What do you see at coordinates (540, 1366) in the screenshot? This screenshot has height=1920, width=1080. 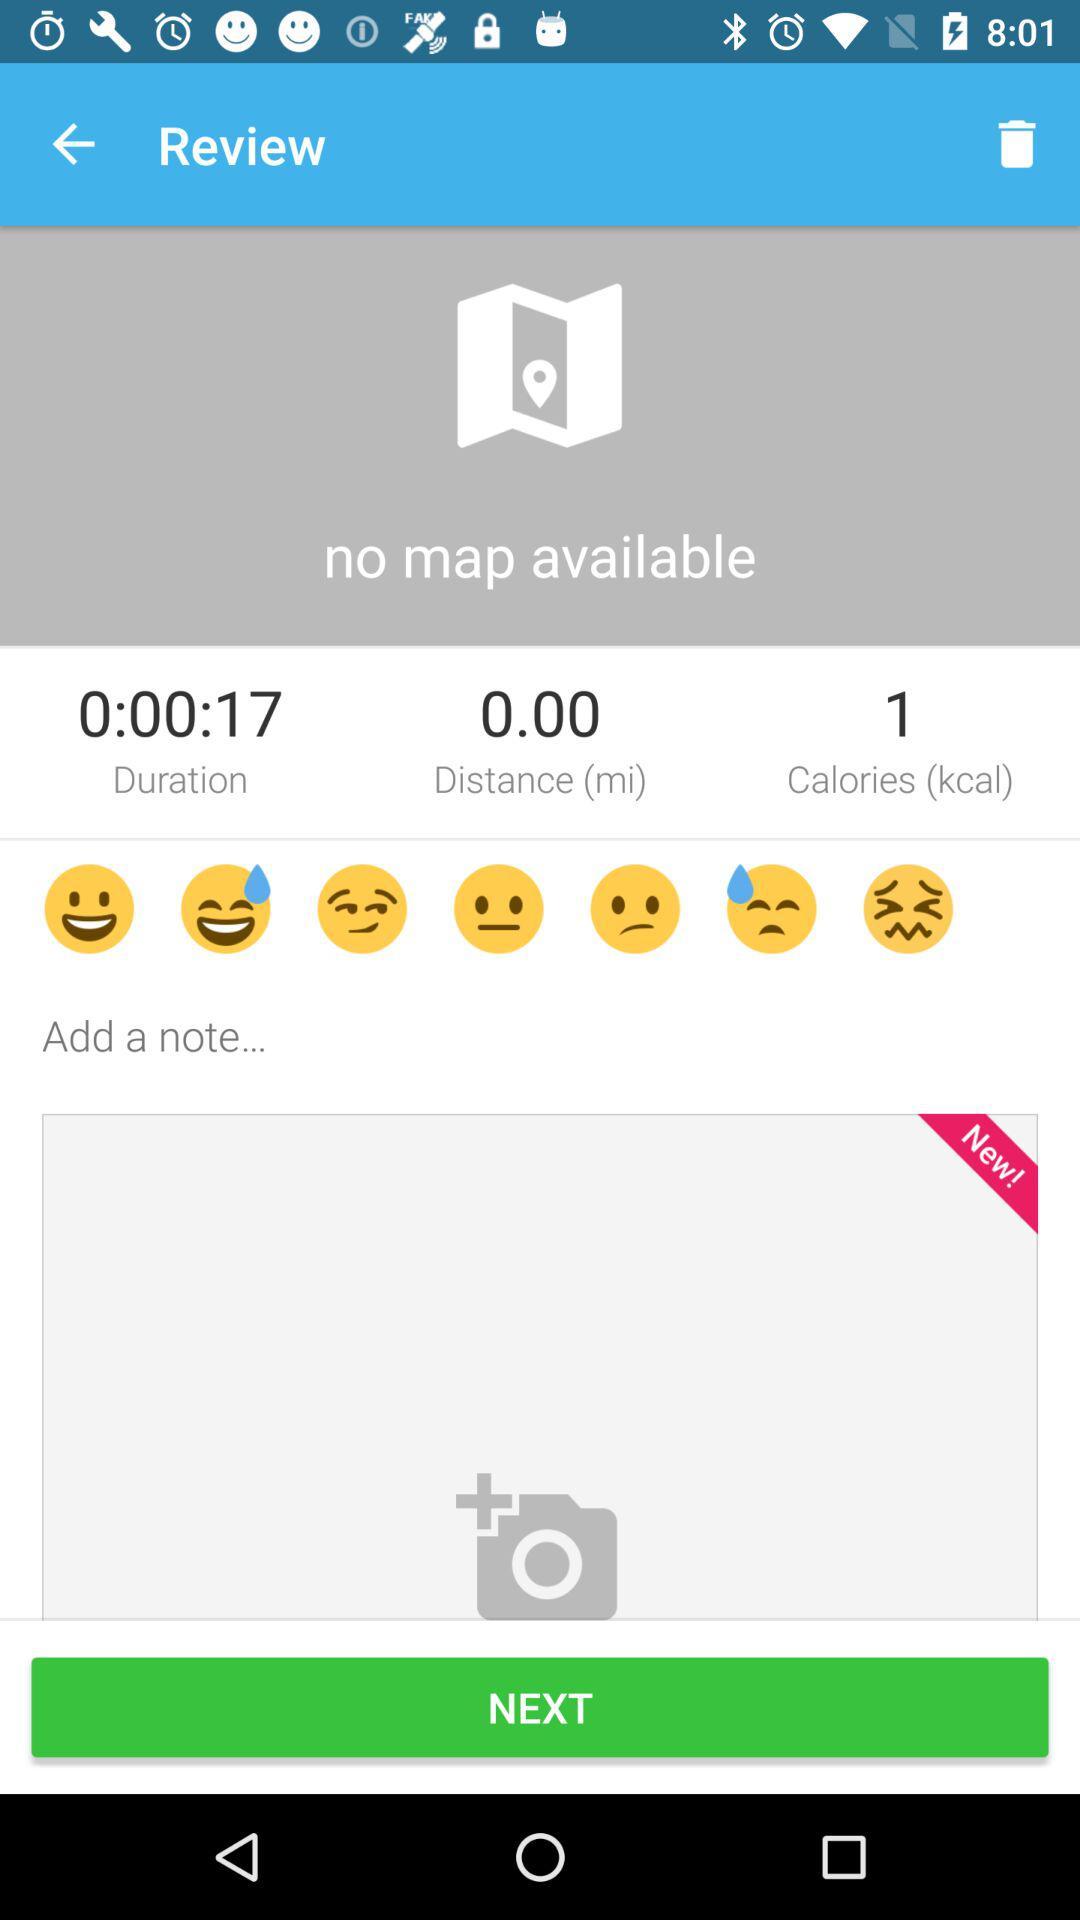 I see `the image above next` at bounding box center [540, 1366].